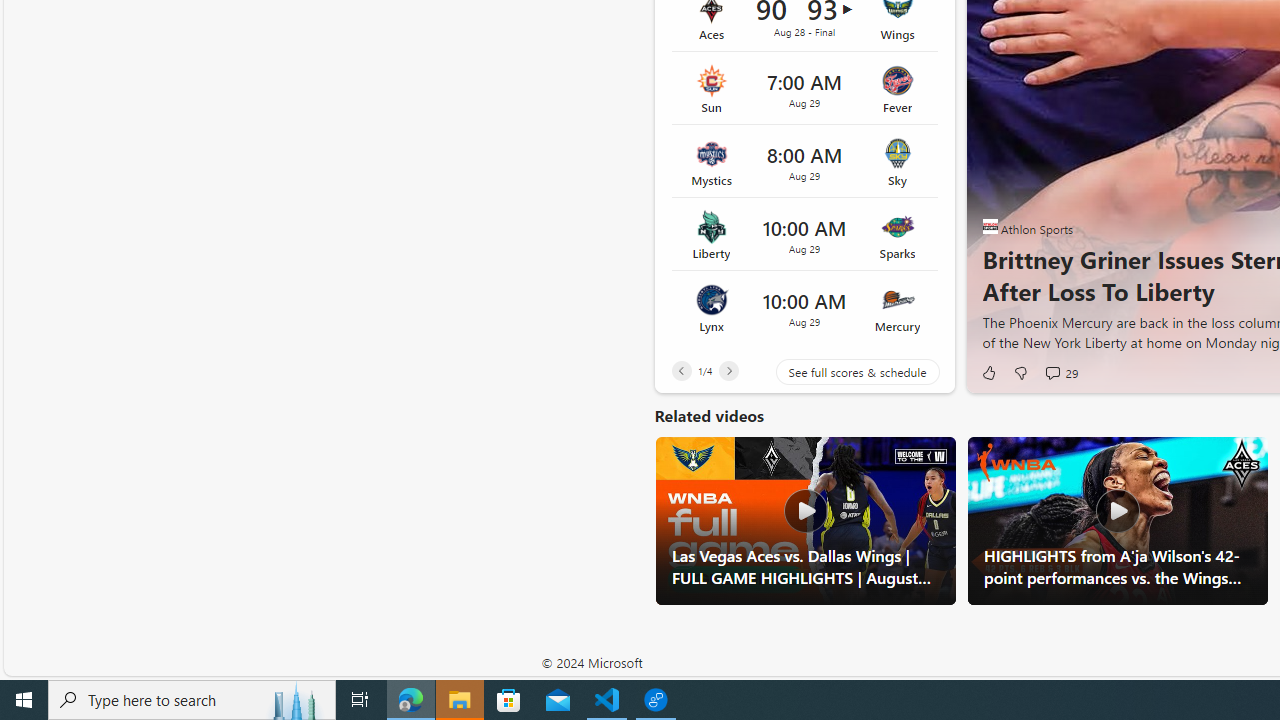 The height and width of the screenshot is (720, 1280). I want to click on 'Sun vs Fever Time 7:00 AM Date Aug 29', so click(804, 87).